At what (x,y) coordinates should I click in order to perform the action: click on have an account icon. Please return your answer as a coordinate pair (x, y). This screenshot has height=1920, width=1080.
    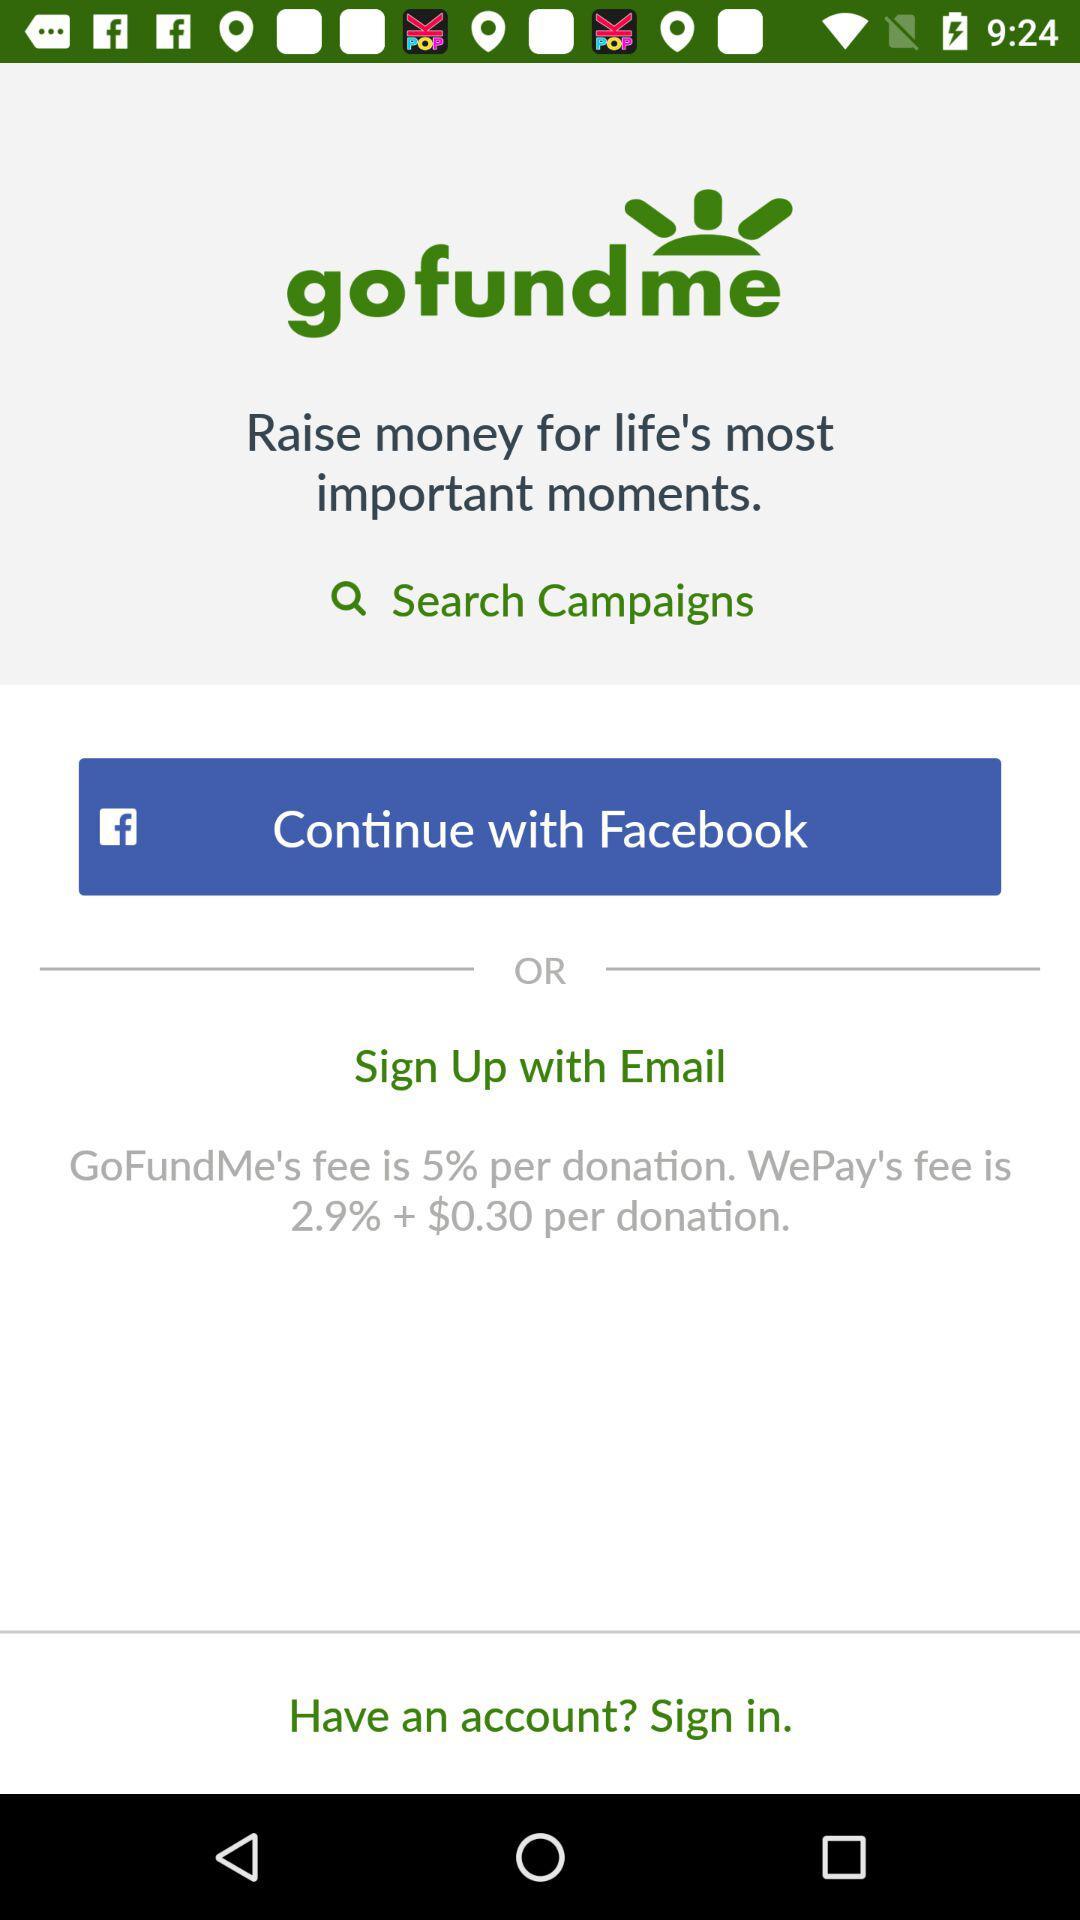
    Looking at the image, I should click on (540, 1712).